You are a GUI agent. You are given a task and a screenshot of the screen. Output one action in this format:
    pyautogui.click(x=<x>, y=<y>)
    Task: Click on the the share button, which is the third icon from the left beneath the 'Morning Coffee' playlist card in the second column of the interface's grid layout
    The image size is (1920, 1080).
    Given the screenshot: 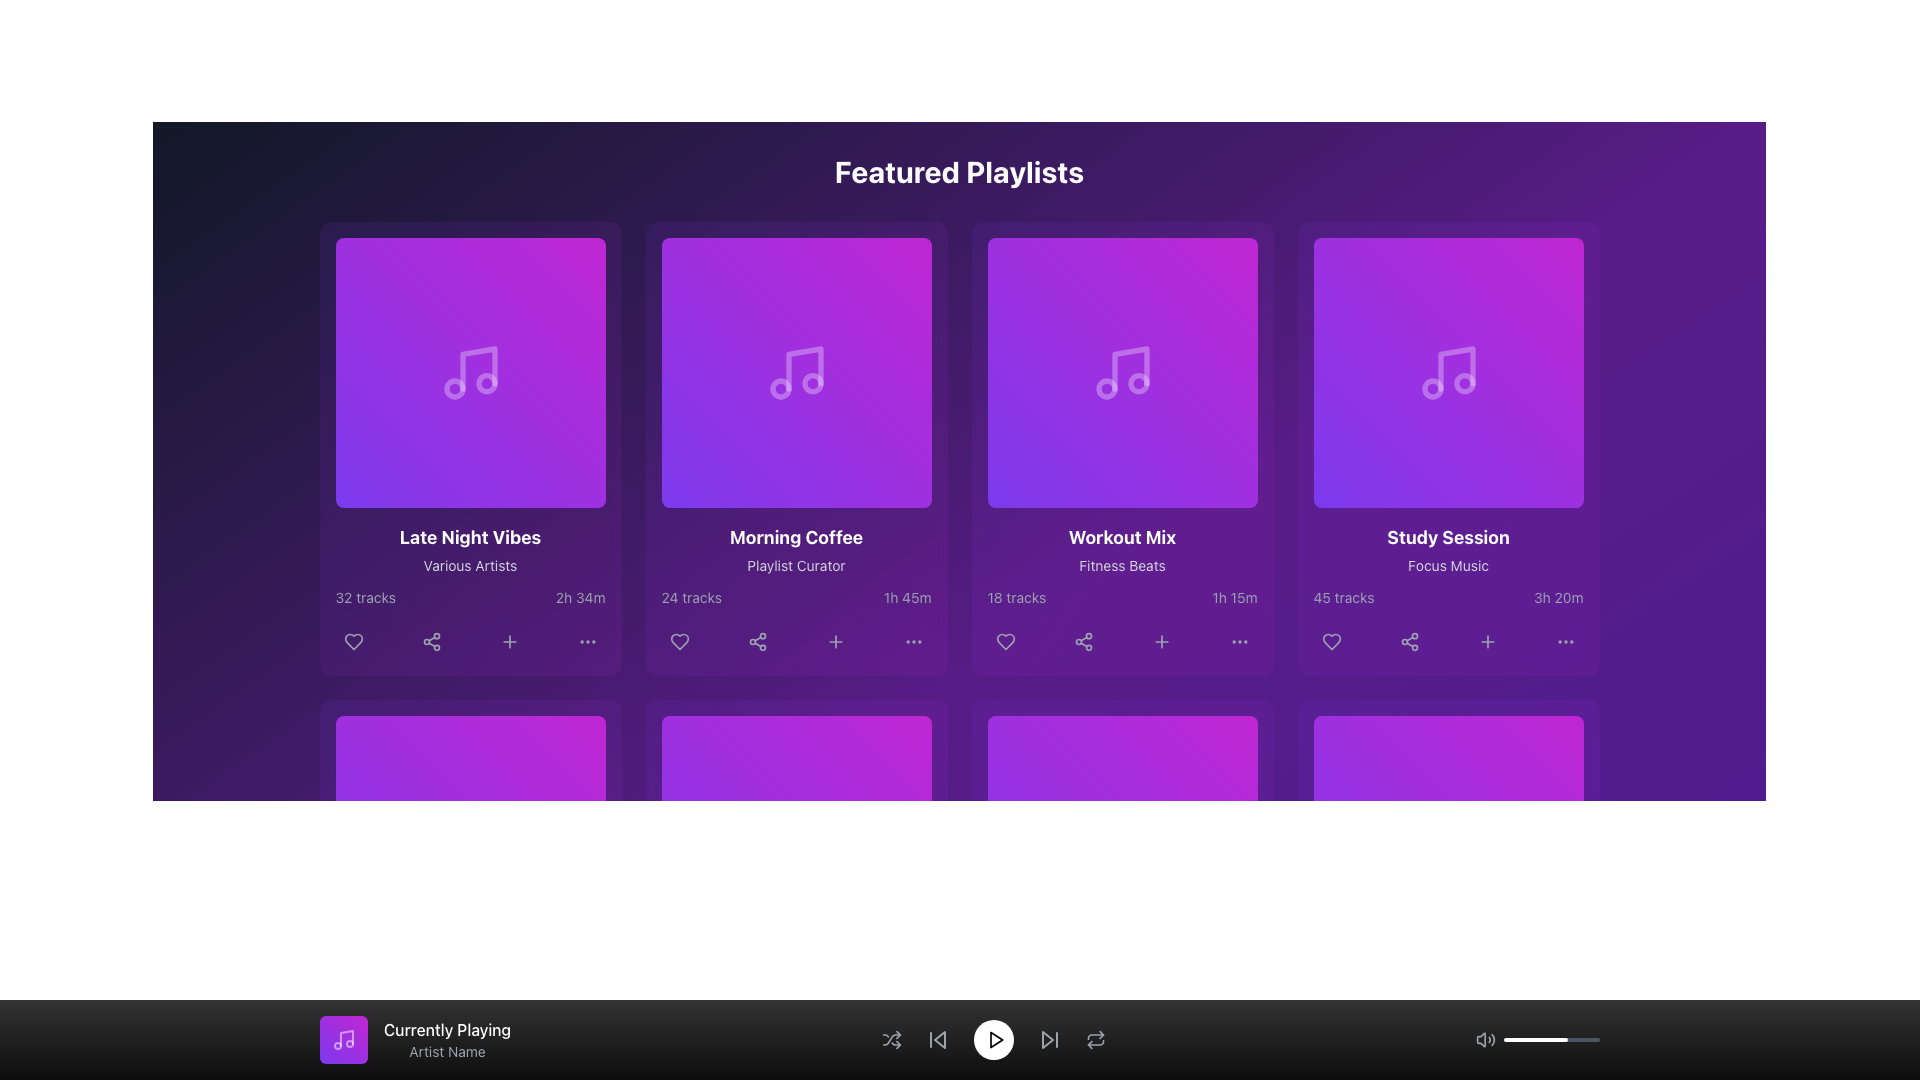 What is the action you would take?
    pyautogui.click(x=756, y=641)
    